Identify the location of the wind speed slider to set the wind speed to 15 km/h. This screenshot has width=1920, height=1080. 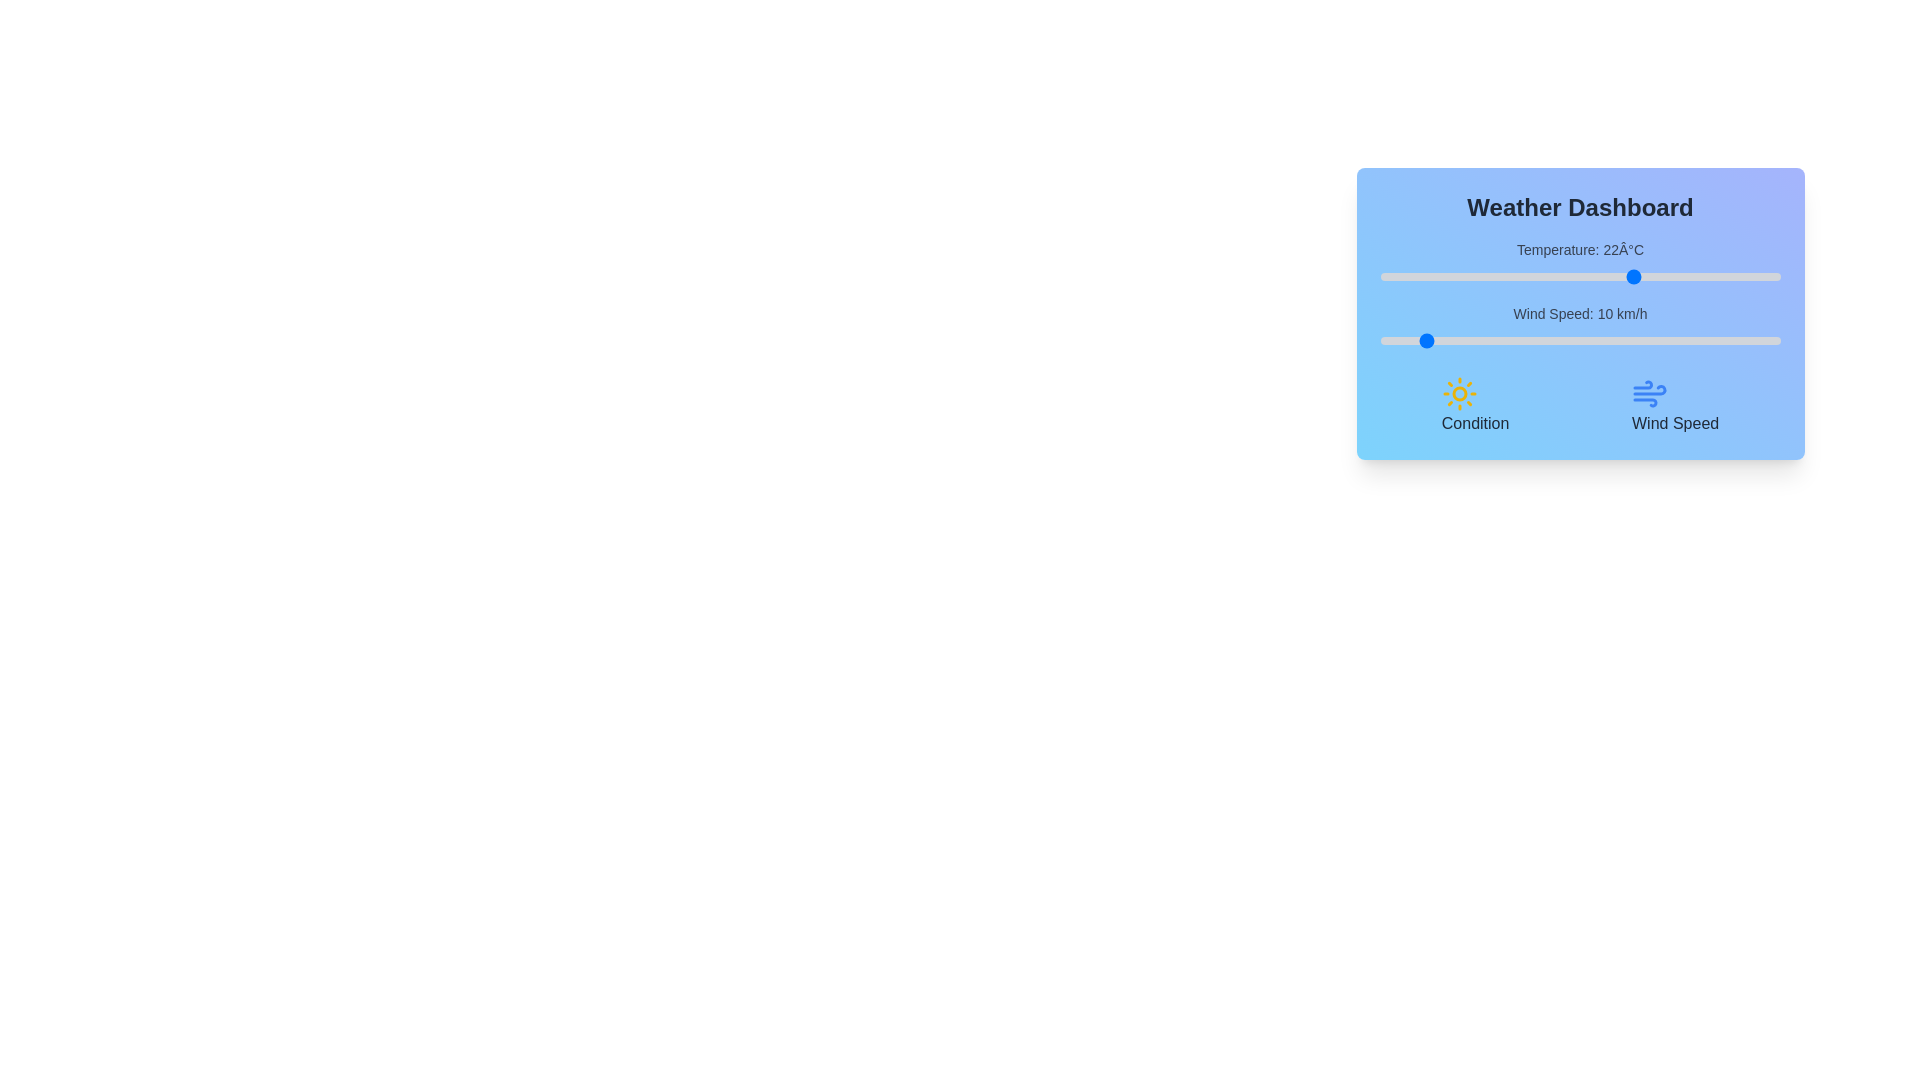
(1440, 339).